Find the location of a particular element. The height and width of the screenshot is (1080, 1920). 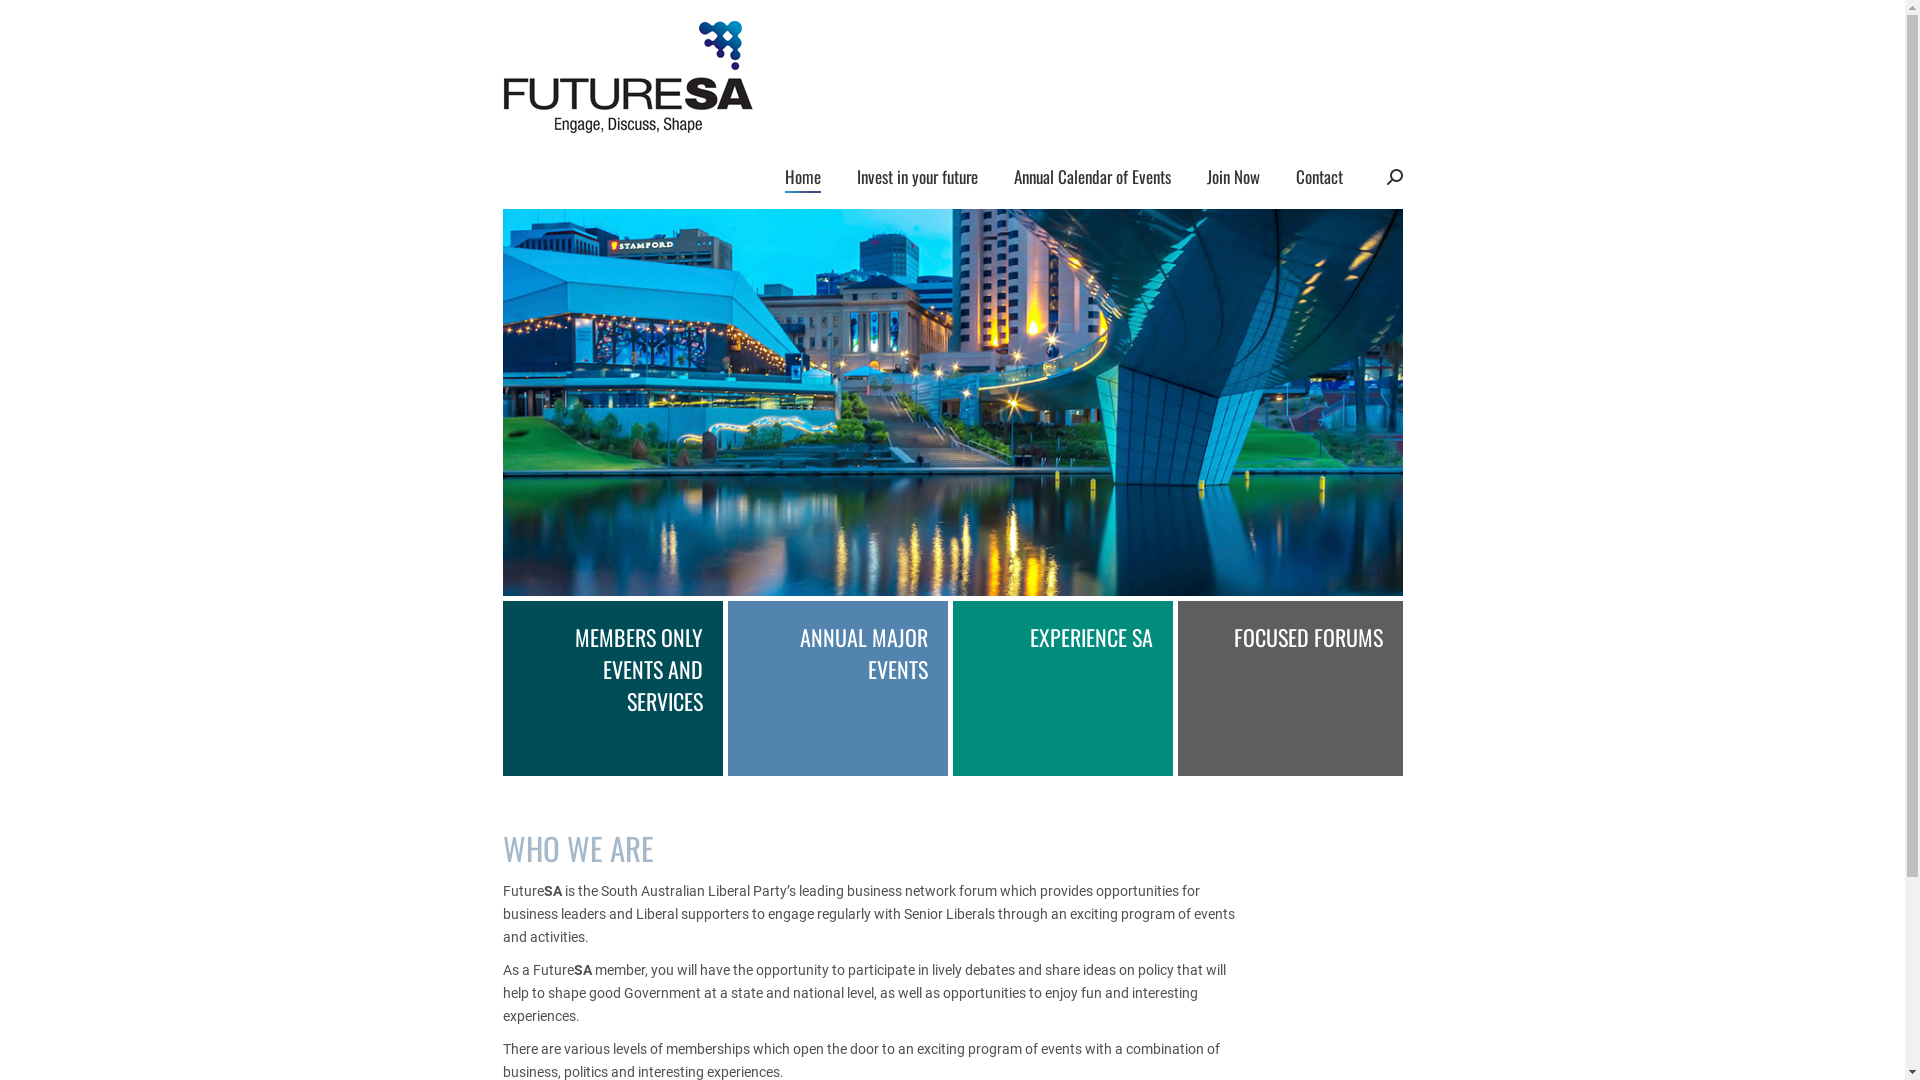

'Annual Calendar of Events' is located at coordinates (1091, 175).